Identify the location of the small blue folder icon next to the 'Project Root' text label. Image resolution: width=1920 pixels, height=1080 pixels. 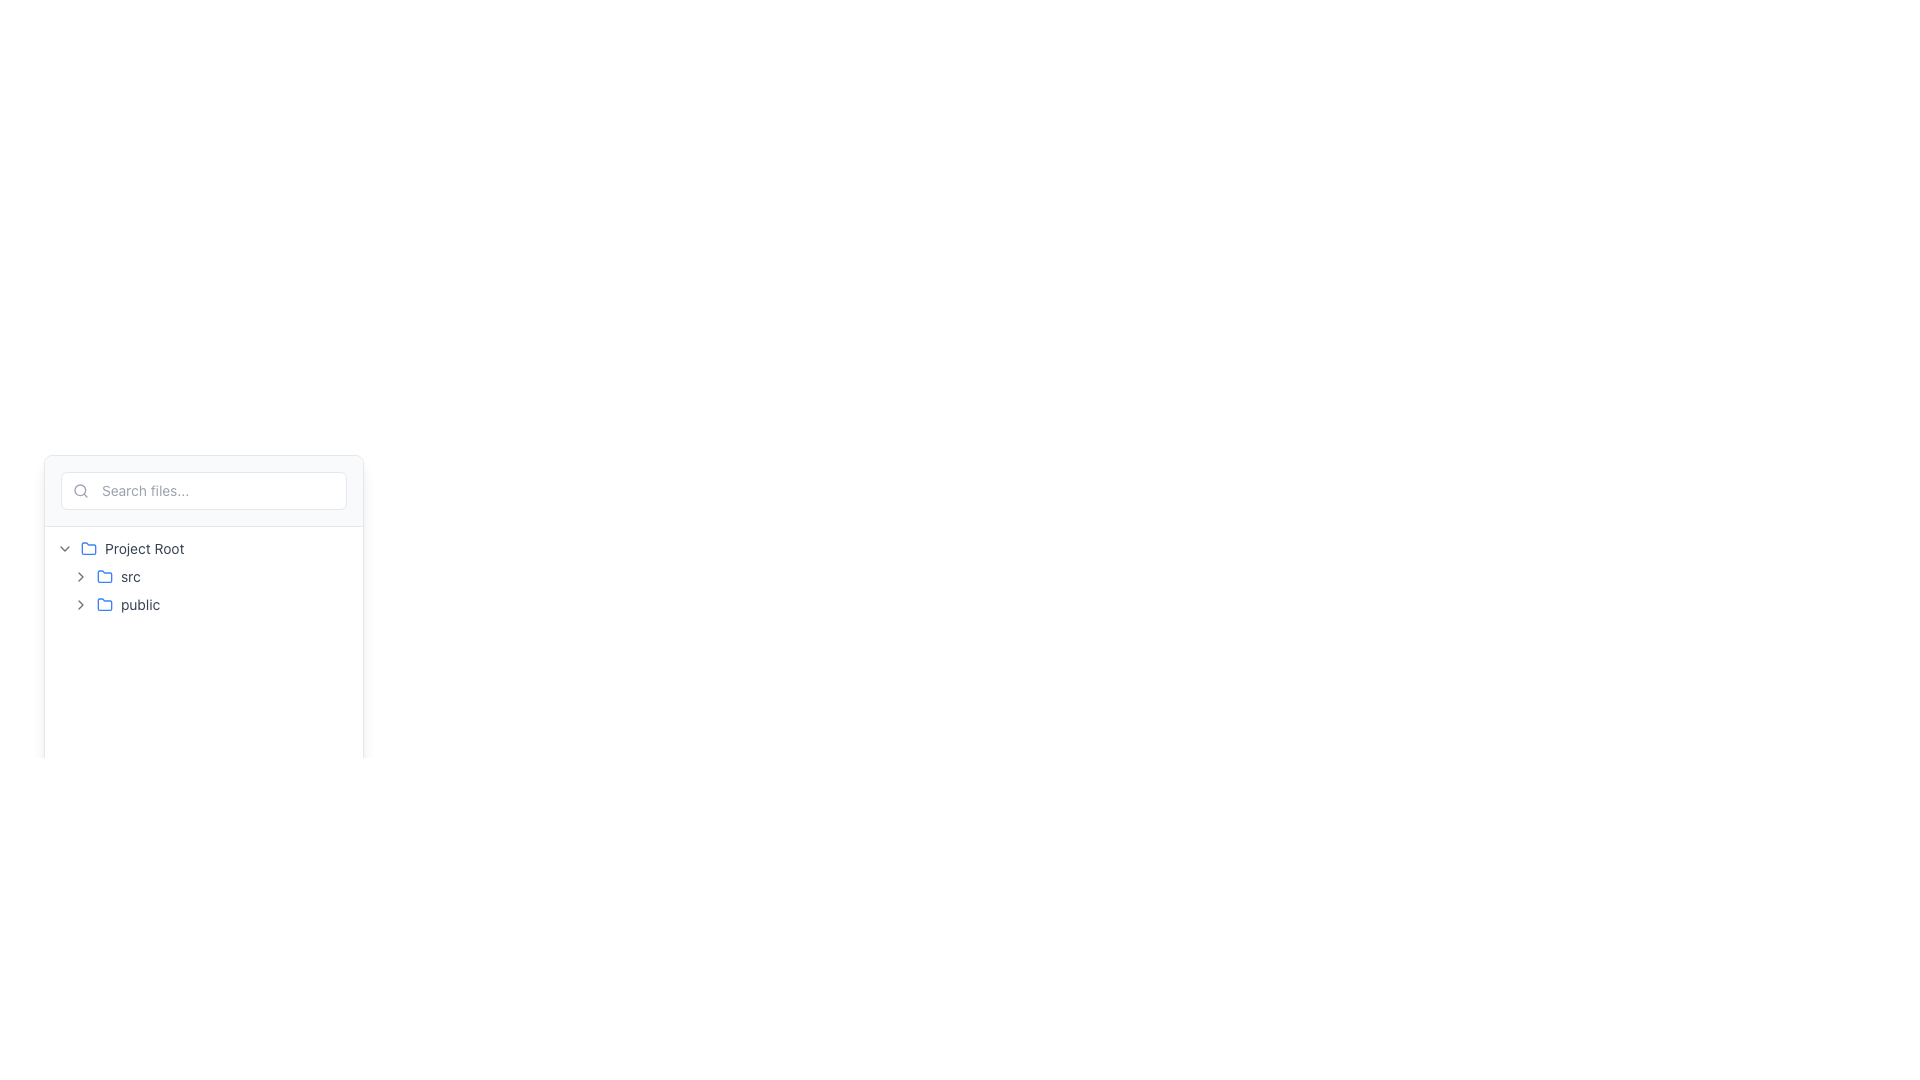
(88, 547).